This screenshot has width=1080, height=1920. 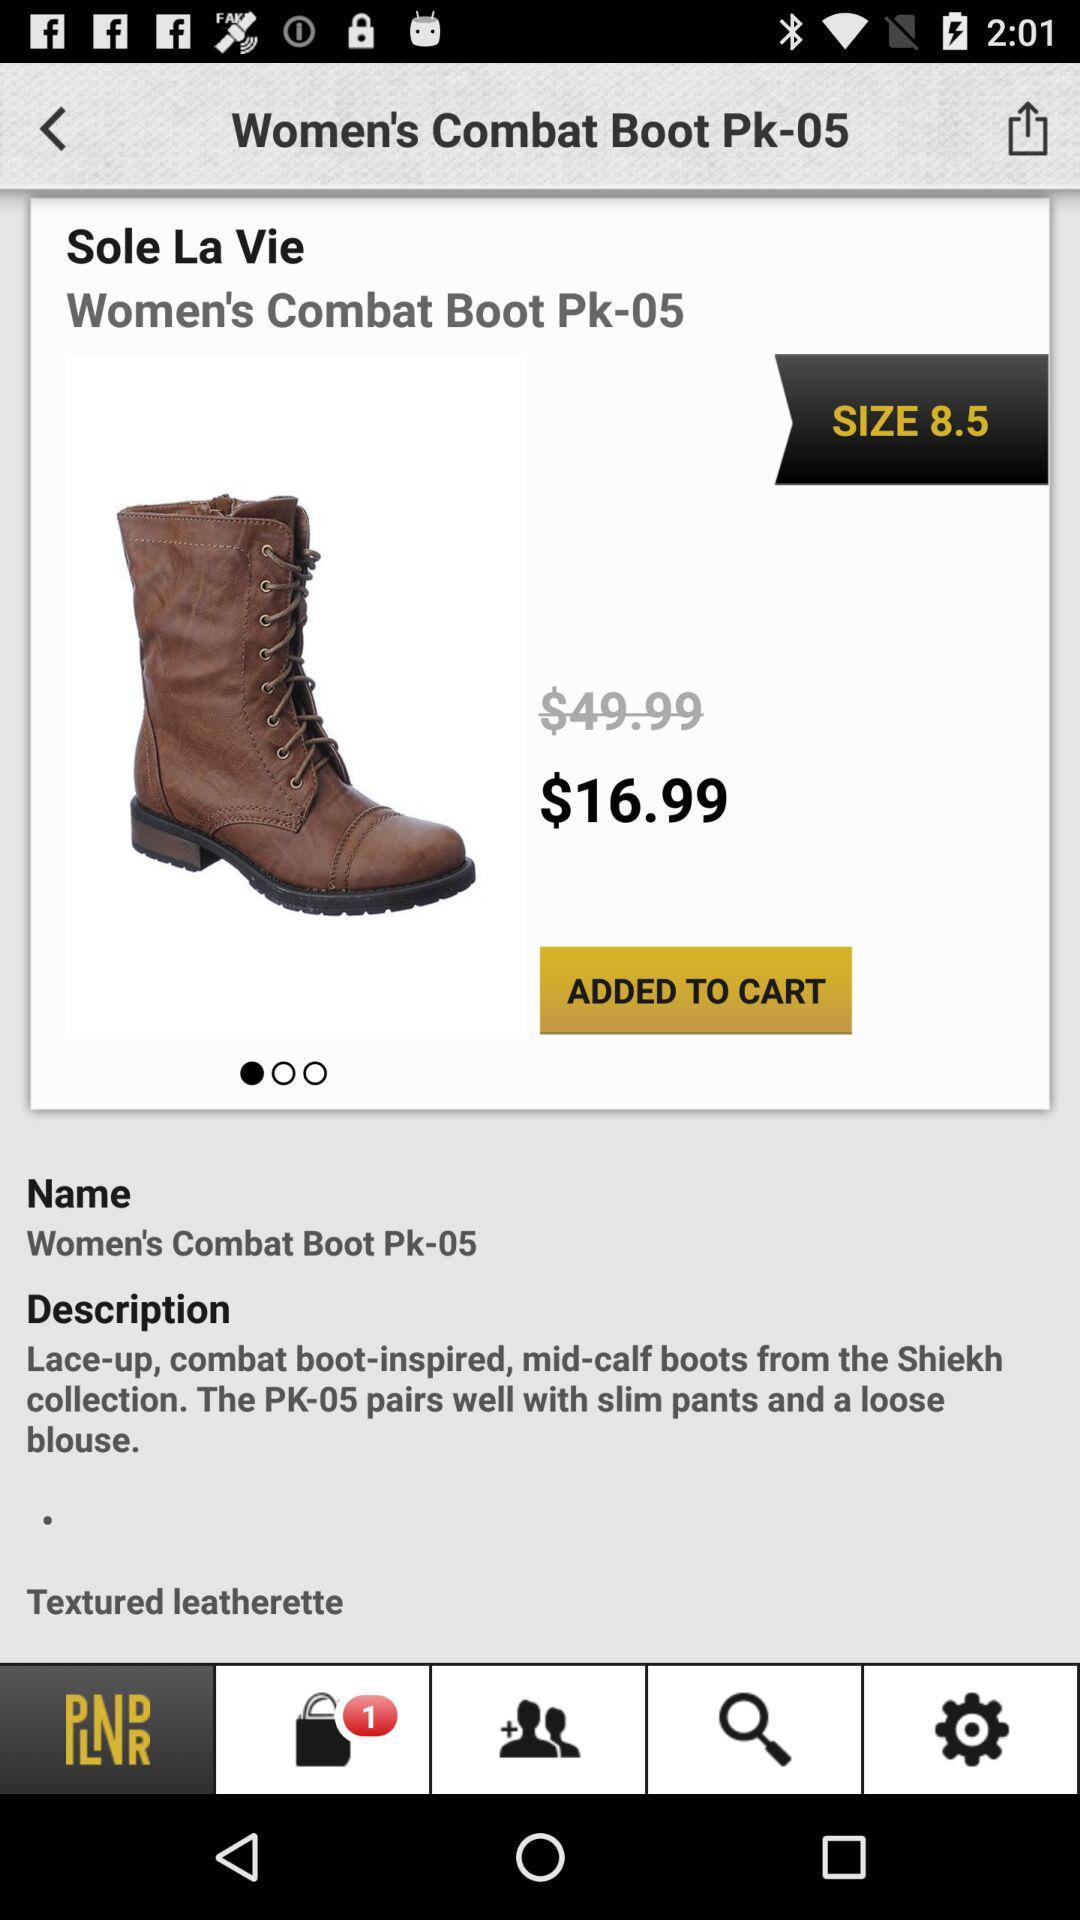 What do you see at coordinates (910, 418) in the screenshot?
I see `the item below women s combat app` at bounding box center [910, 418].